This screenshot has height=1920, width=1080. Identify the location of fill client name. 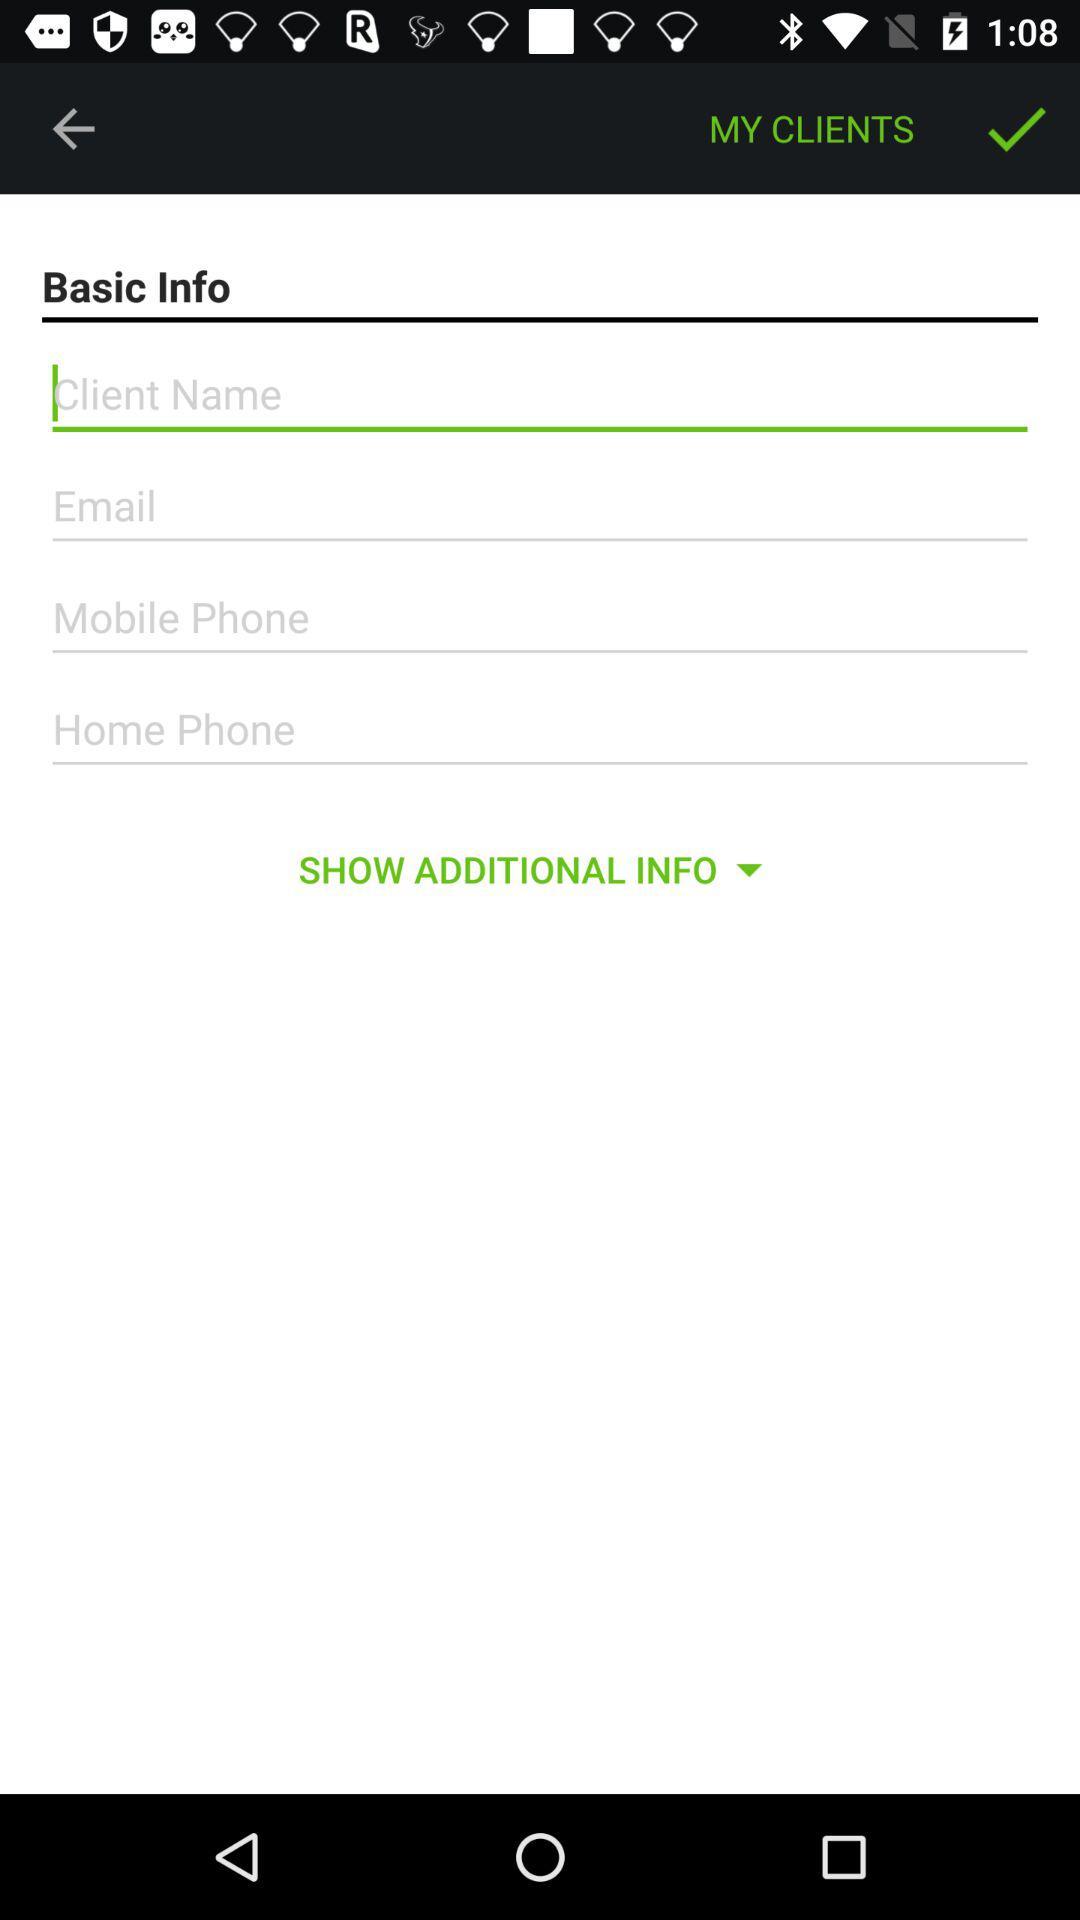
(540, 394).